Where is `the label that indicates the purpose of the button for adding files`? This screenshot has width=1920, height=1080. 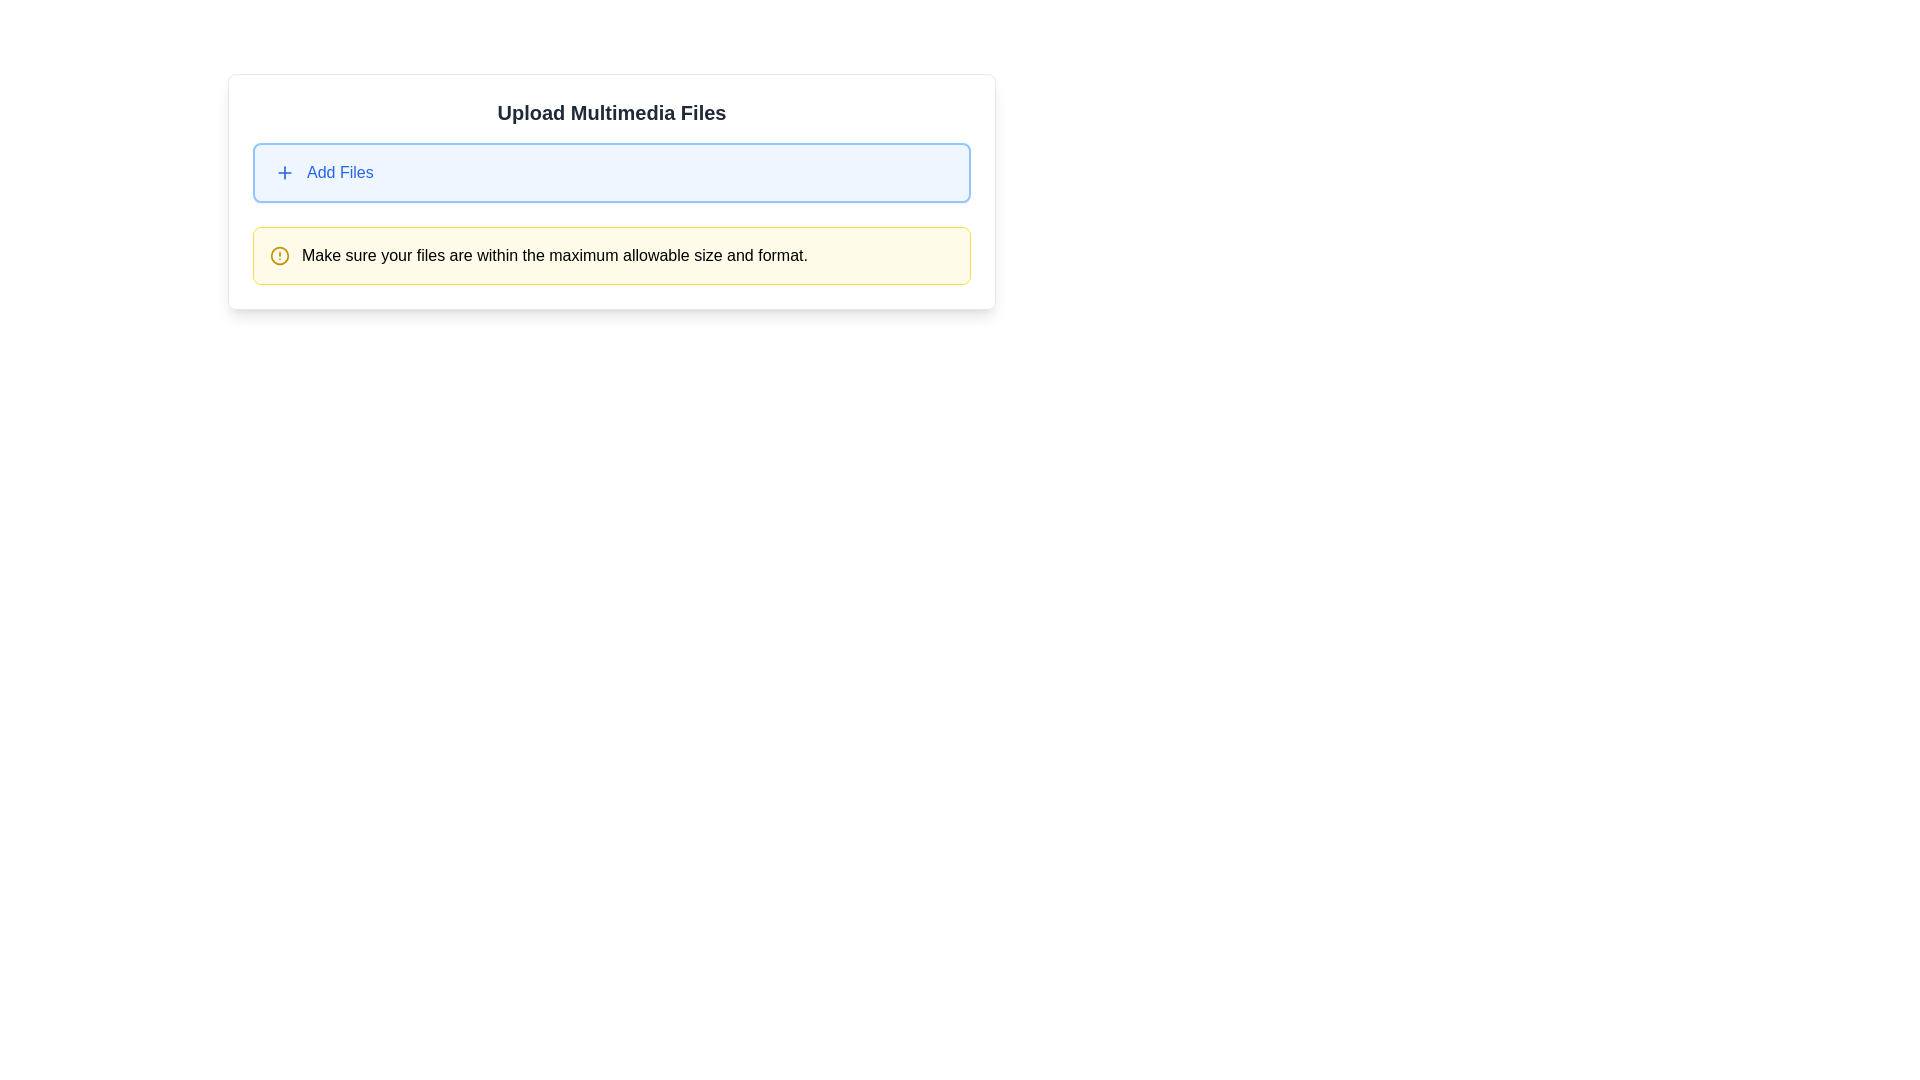
the label that indicates the purpose of the button for adding files is located at coordinates (340, 172).